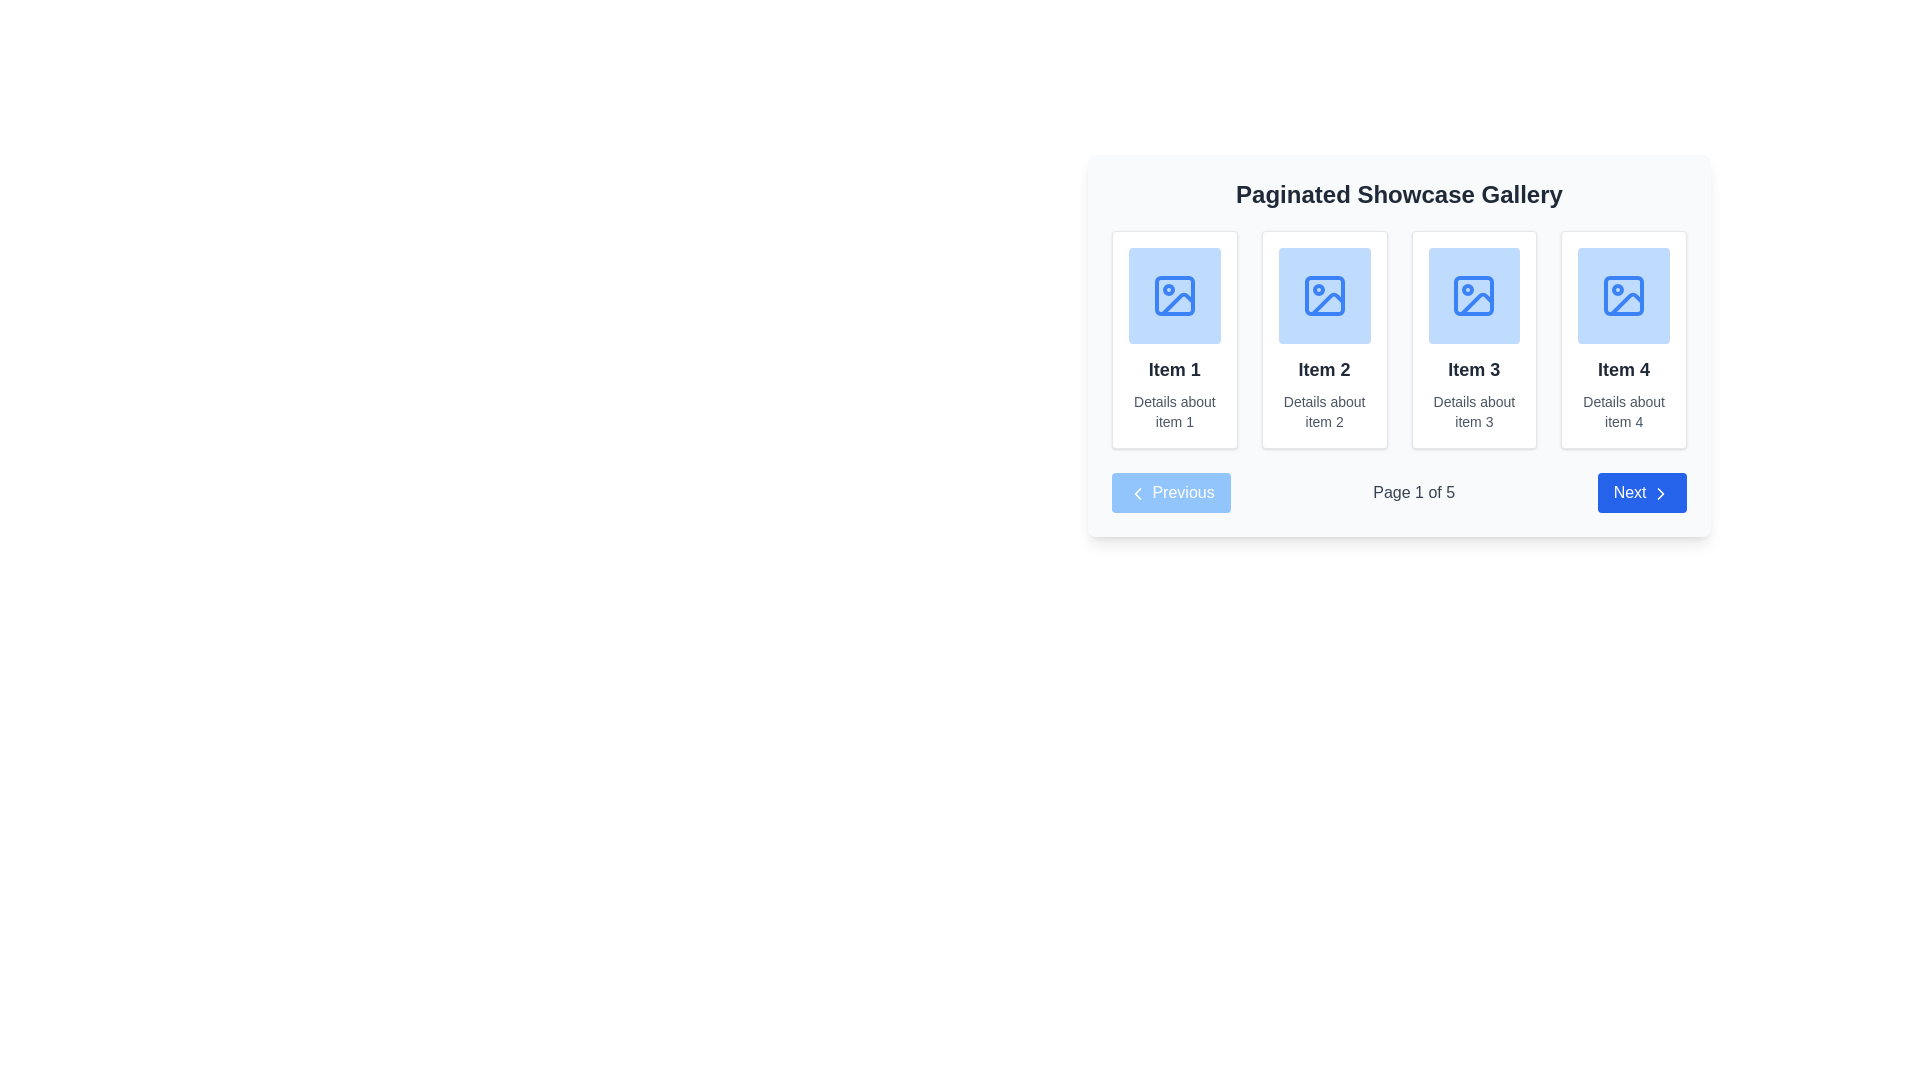  I want to click on the right-facing chevron icon within the 'Next' button located at the bottom-right corner of the paginated gallery interface, so click(1660, 493).